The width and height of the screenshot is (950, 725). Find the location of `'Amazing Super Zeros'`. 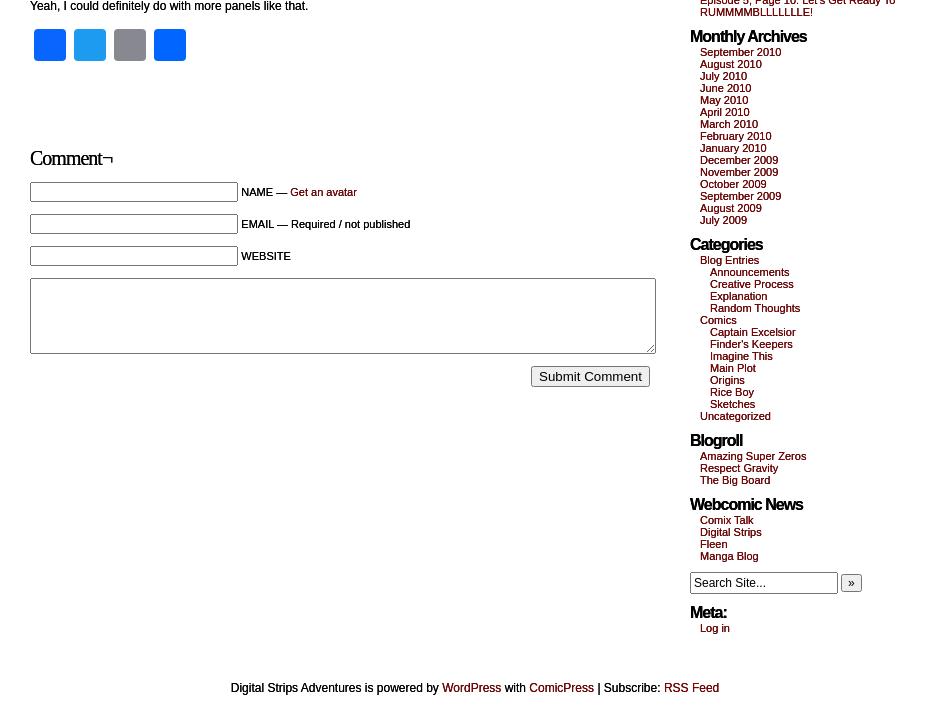

'Amazing Super Zeros' is located at coordinates (751, 455).